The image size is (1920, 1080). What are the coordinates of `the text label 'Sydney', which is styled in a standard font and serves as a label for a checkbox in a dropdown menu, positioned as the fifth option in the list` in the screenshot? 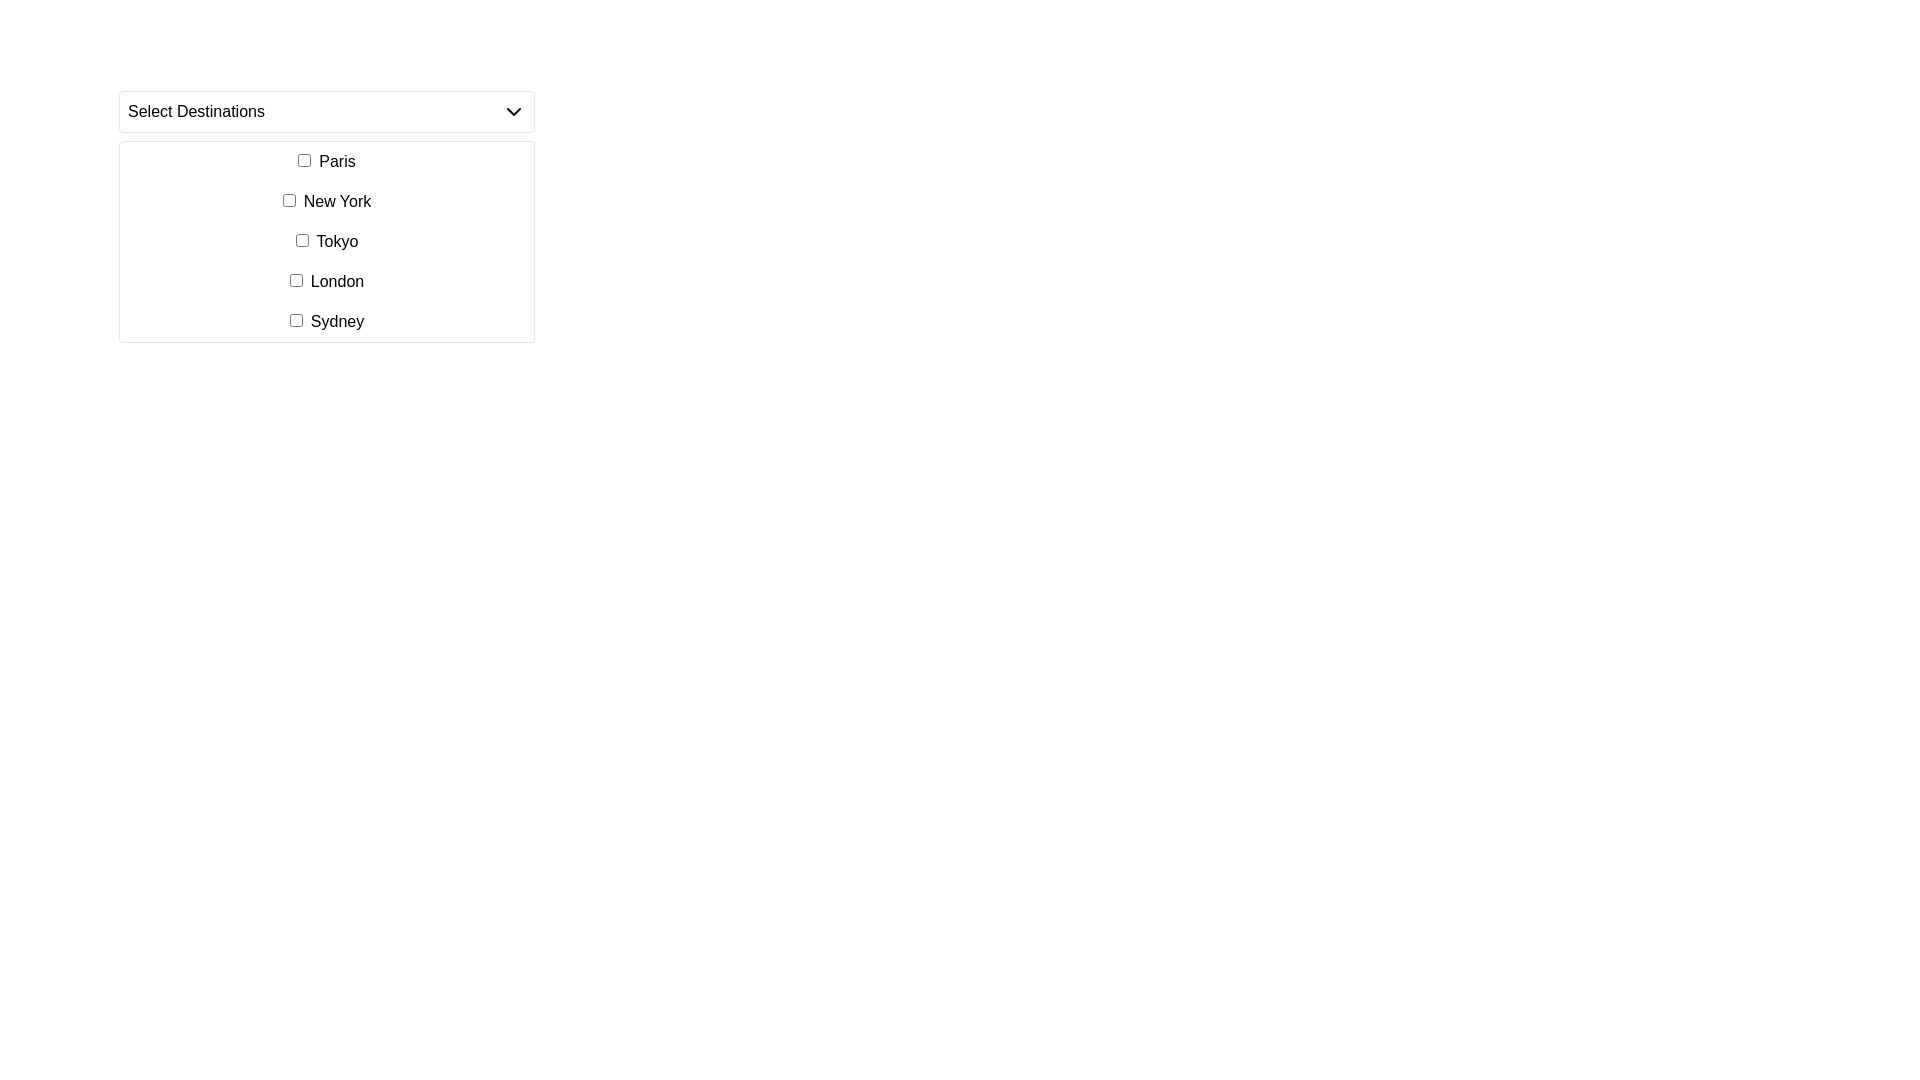 It's located at (337, 320).